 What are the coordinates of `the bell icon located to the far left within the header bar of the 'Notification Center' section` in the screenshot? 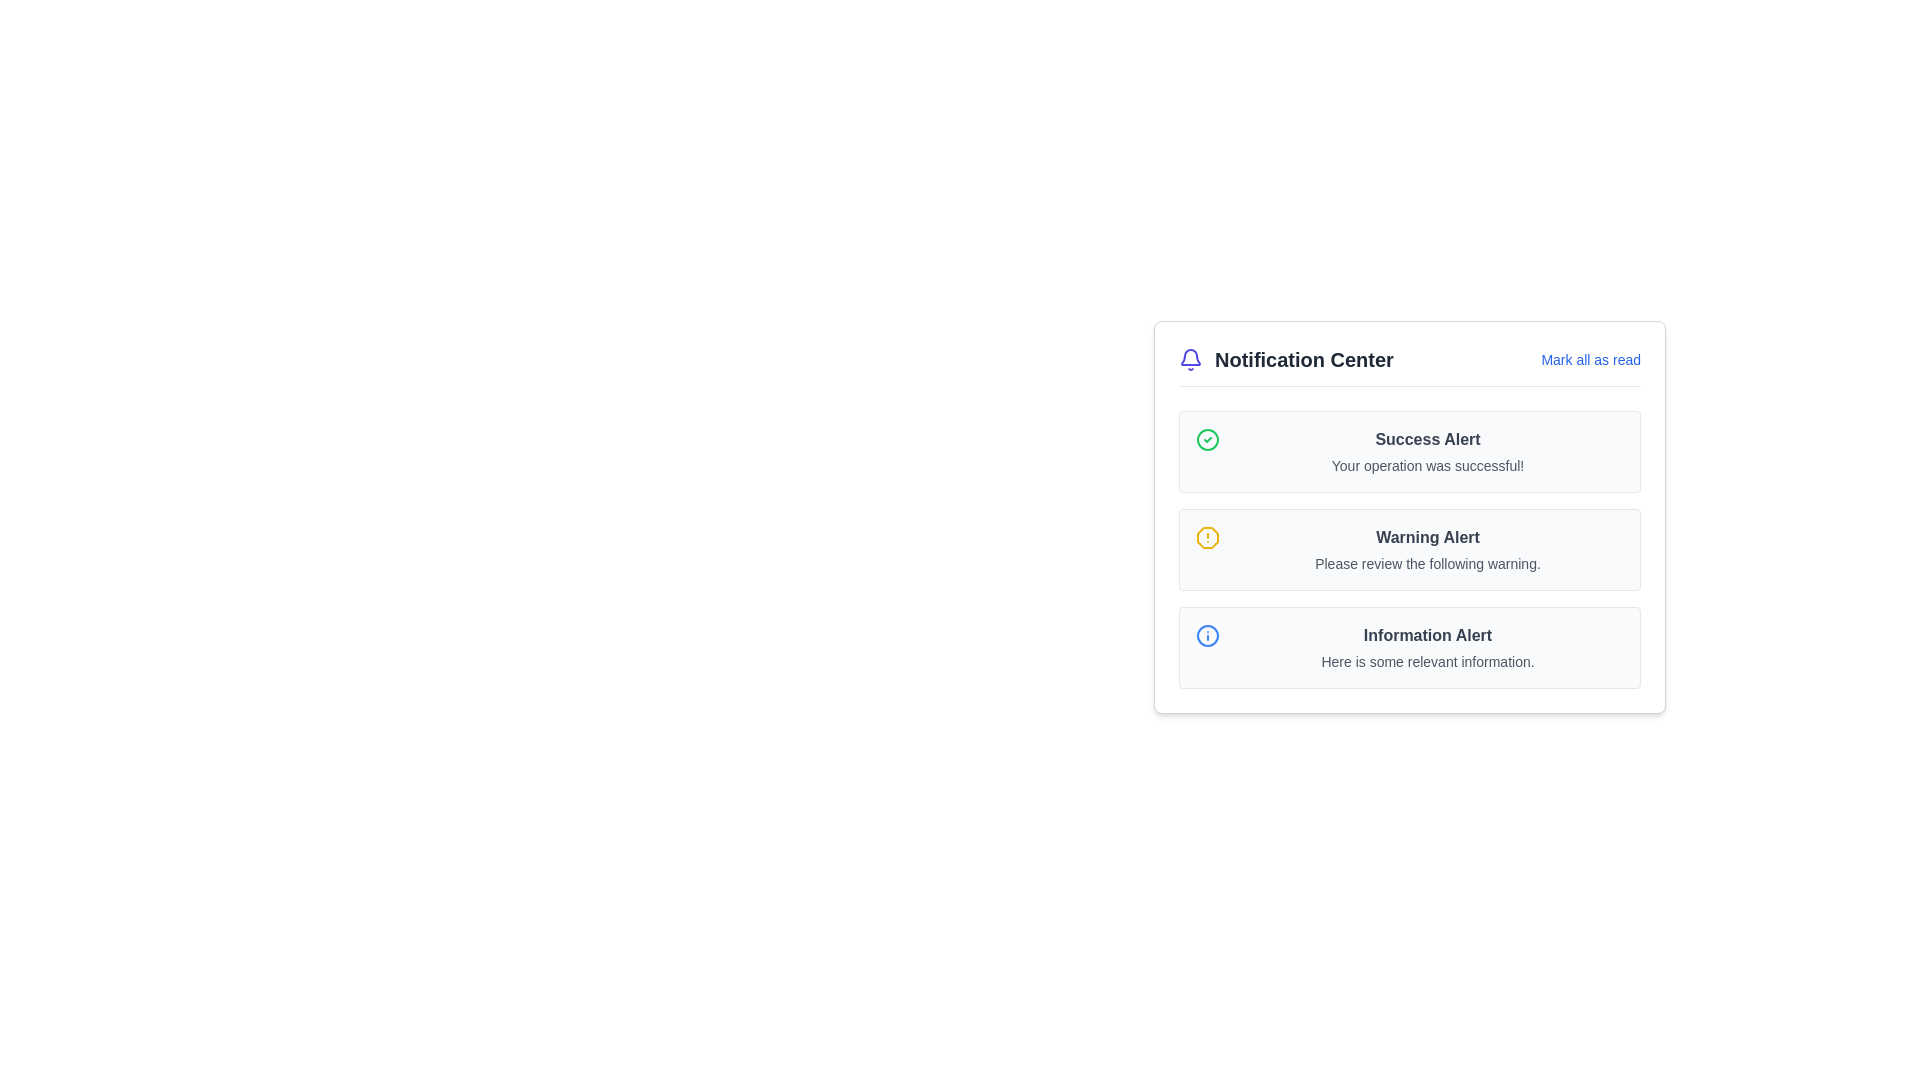 It's located at (1190, 358).